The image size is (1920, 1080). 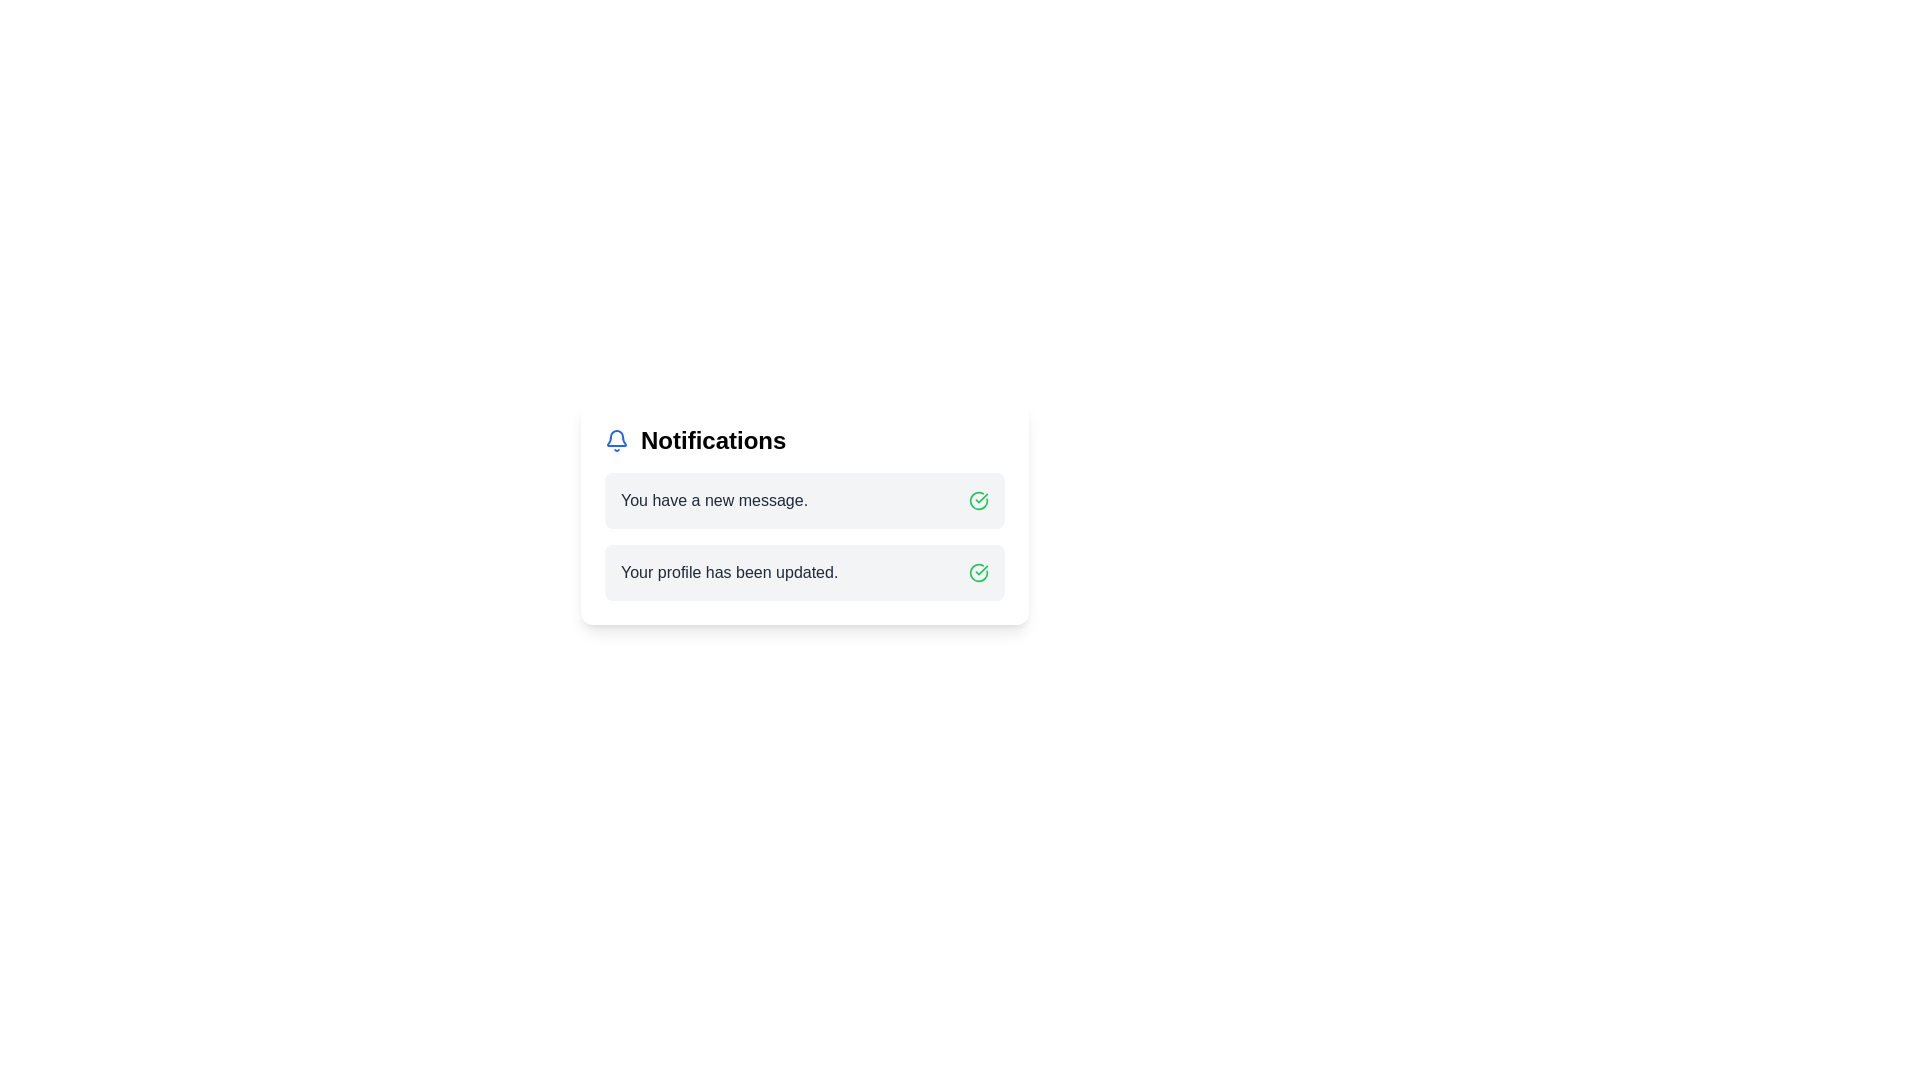 I want to click on the confirmation icon located at the right-most edge of the notification card that indicates 'You have a new message.', so click(x=979, y=500).